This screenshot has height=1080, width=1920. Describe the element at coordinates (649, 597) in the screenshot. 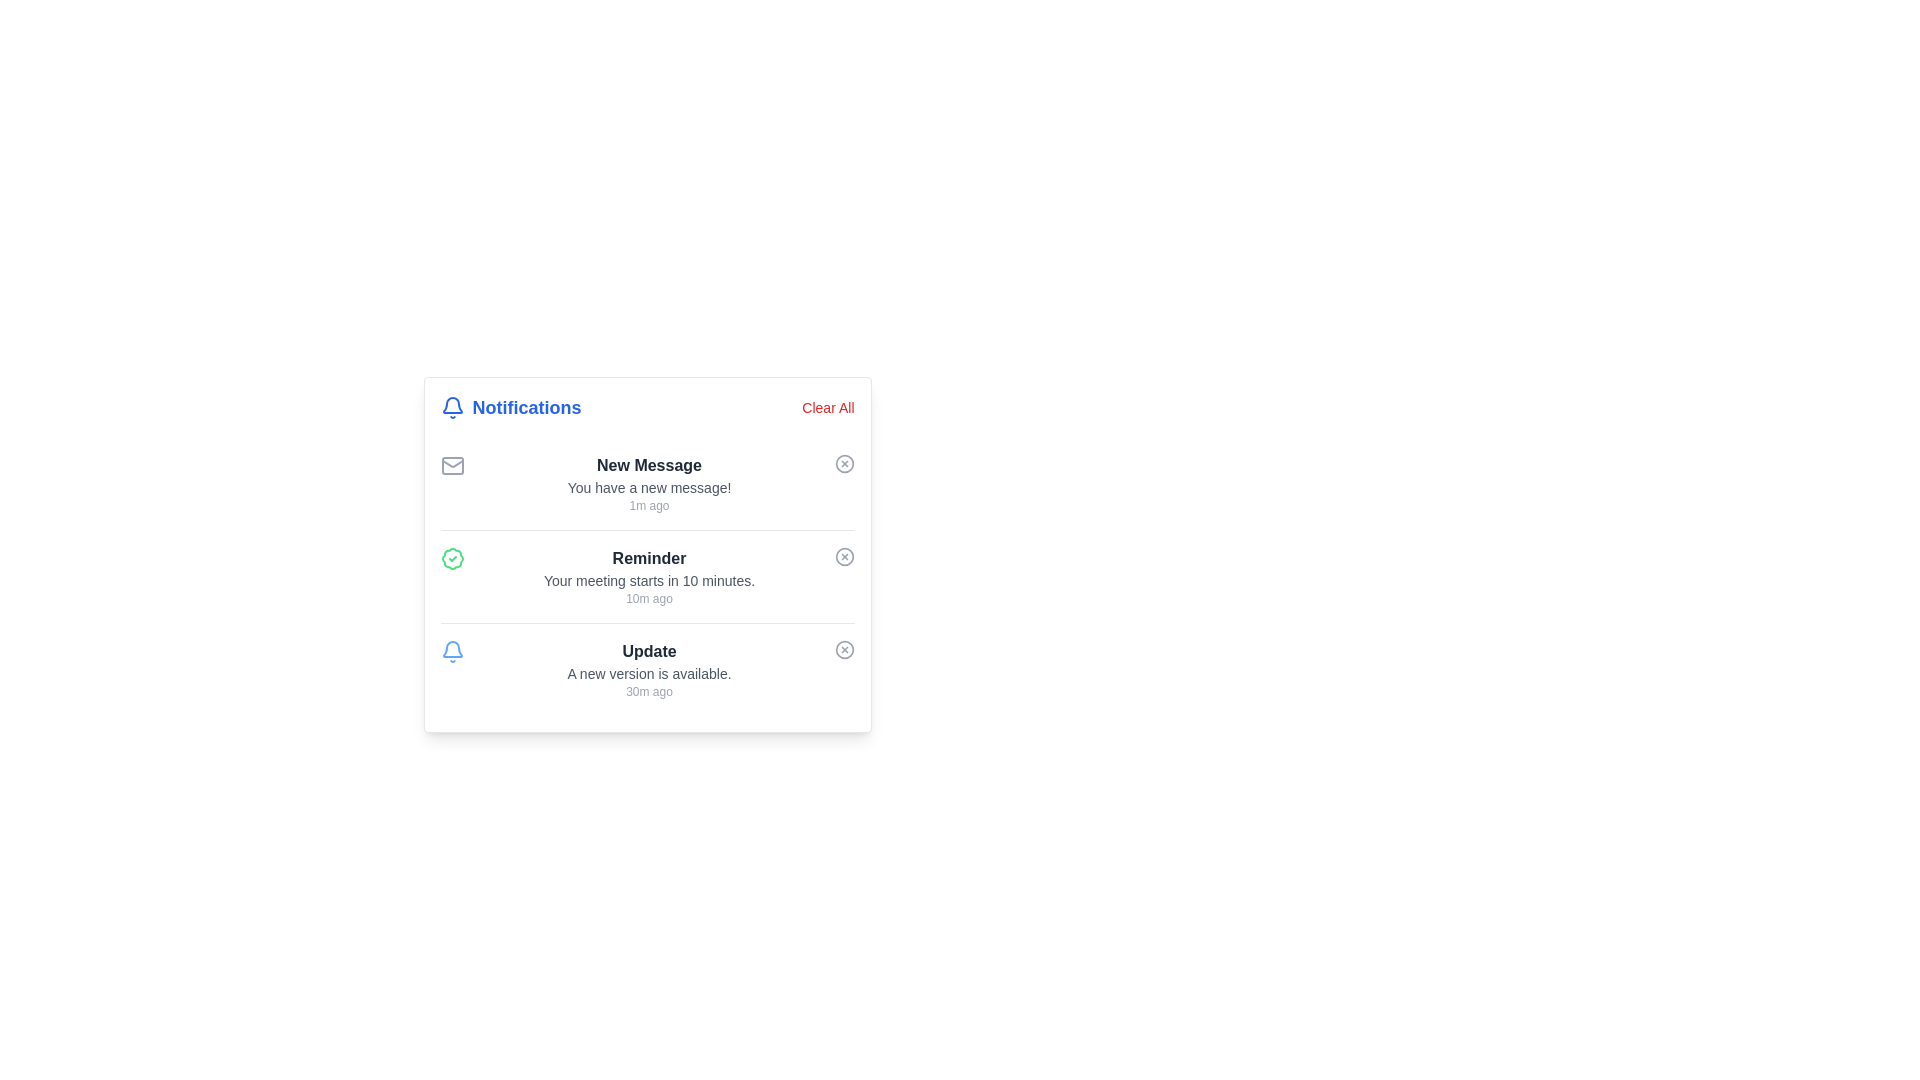

I see `the static text element displaying '10m ago' located at the bottom of the notification card titled 'Reminder'` at that location.